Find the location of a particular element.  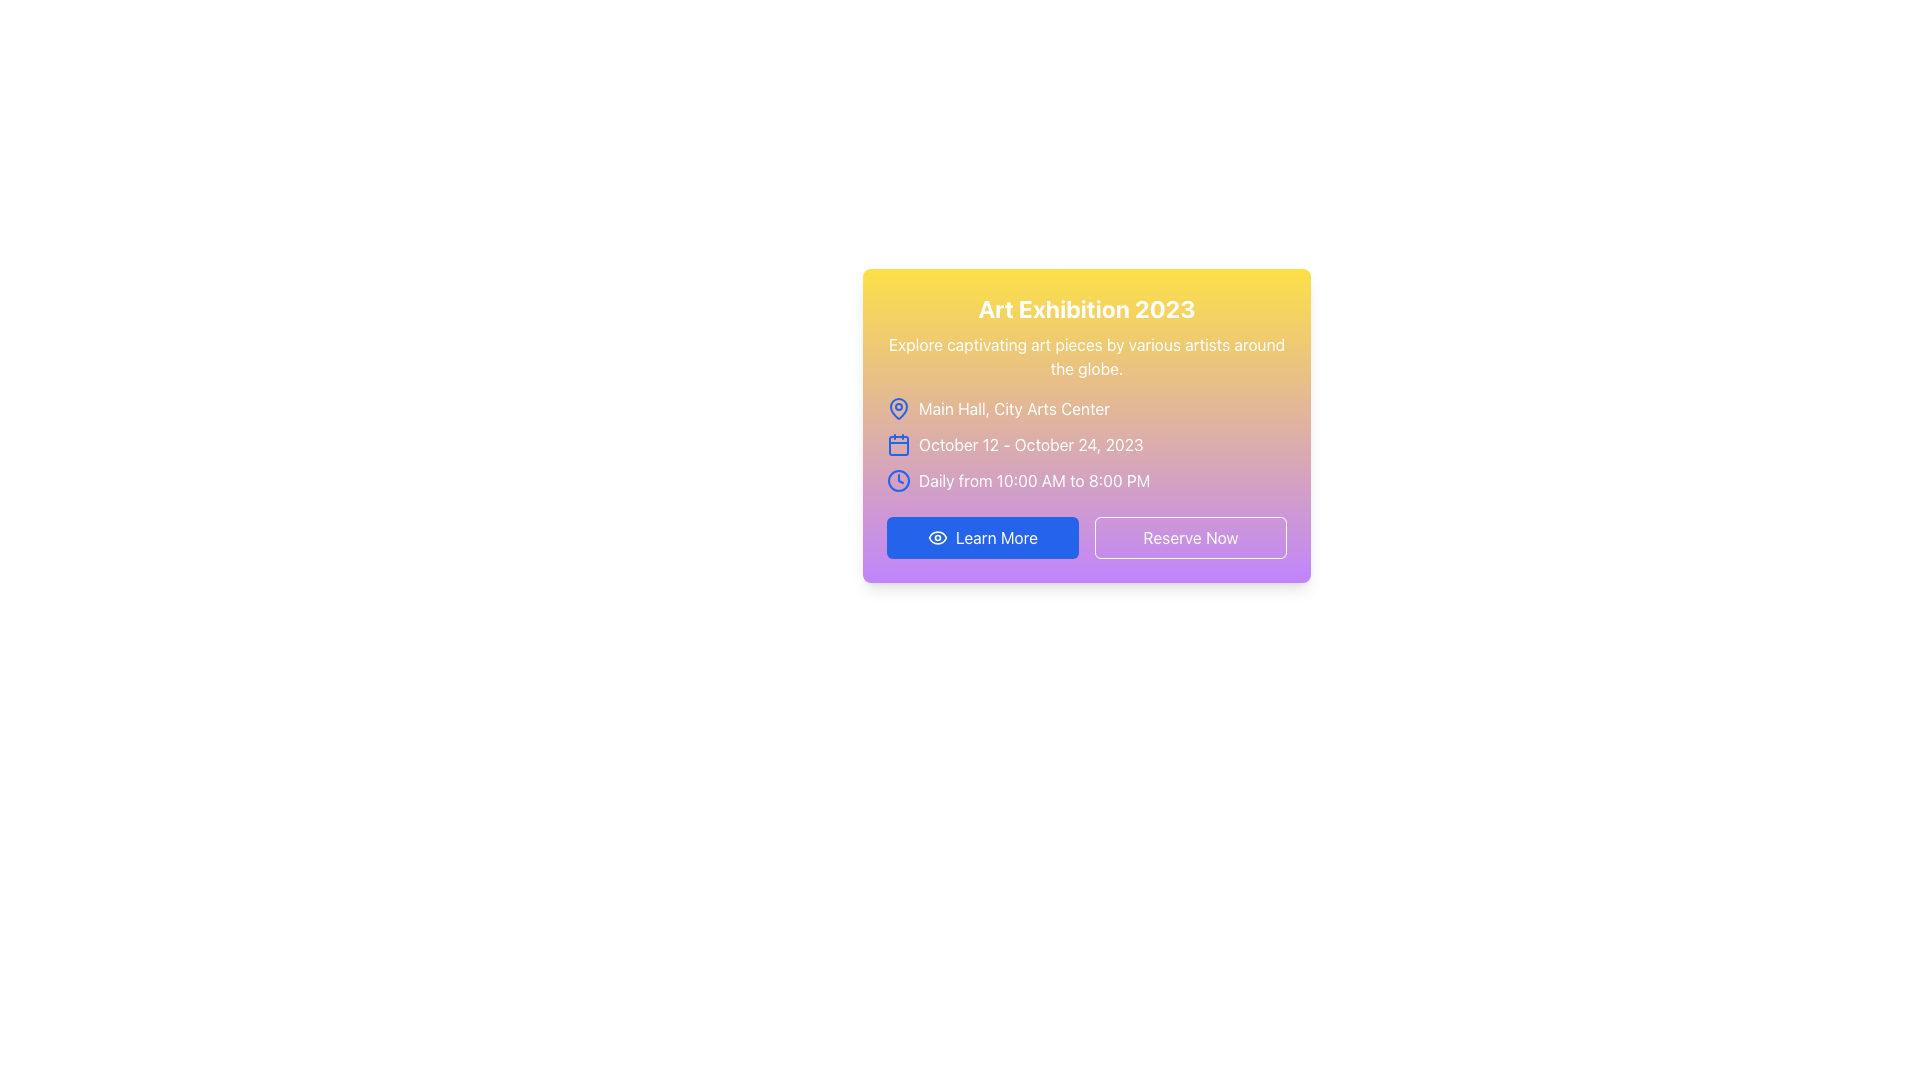

the text element that displays 'Main Hall, City Arts Center' with a blue map pin icon, positioned below the title in the card component is located at coordinates (1085, 407).